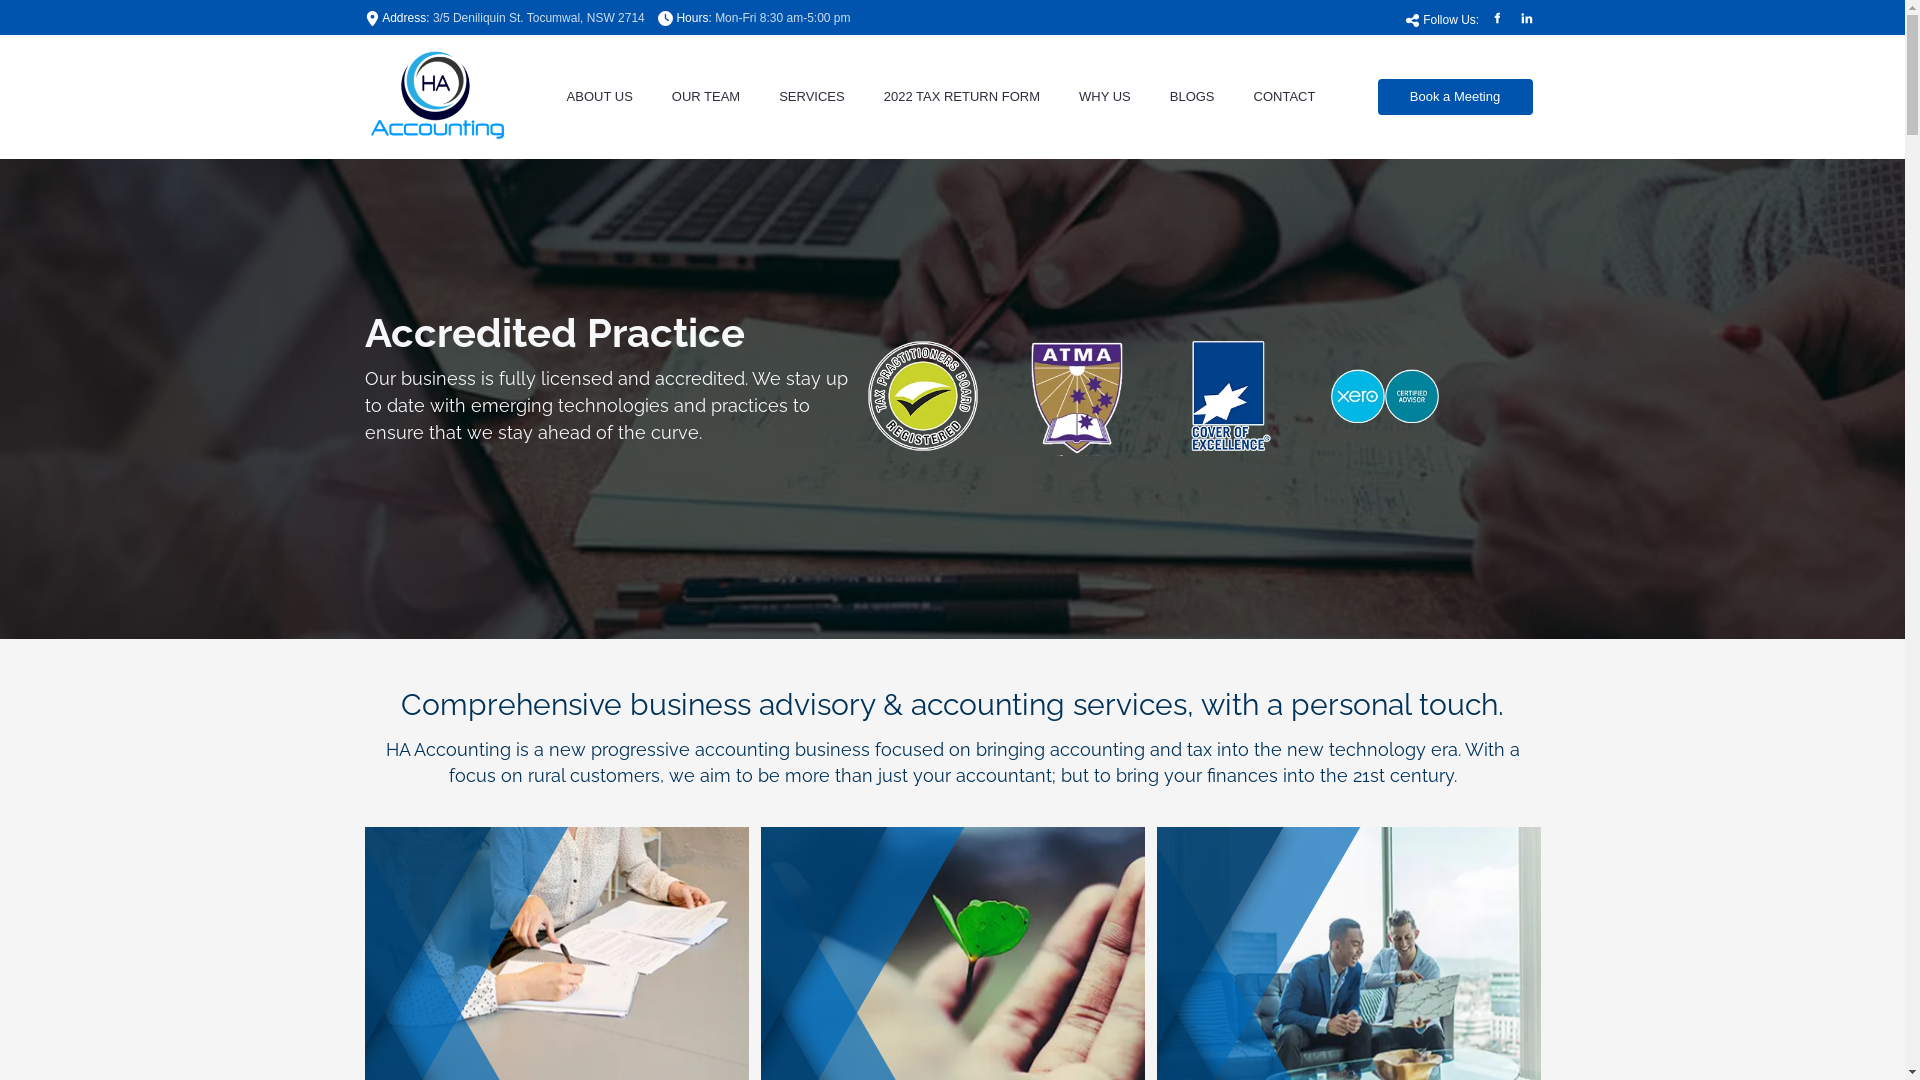  I want to click on 'ABOUT US', so click(598, 96).